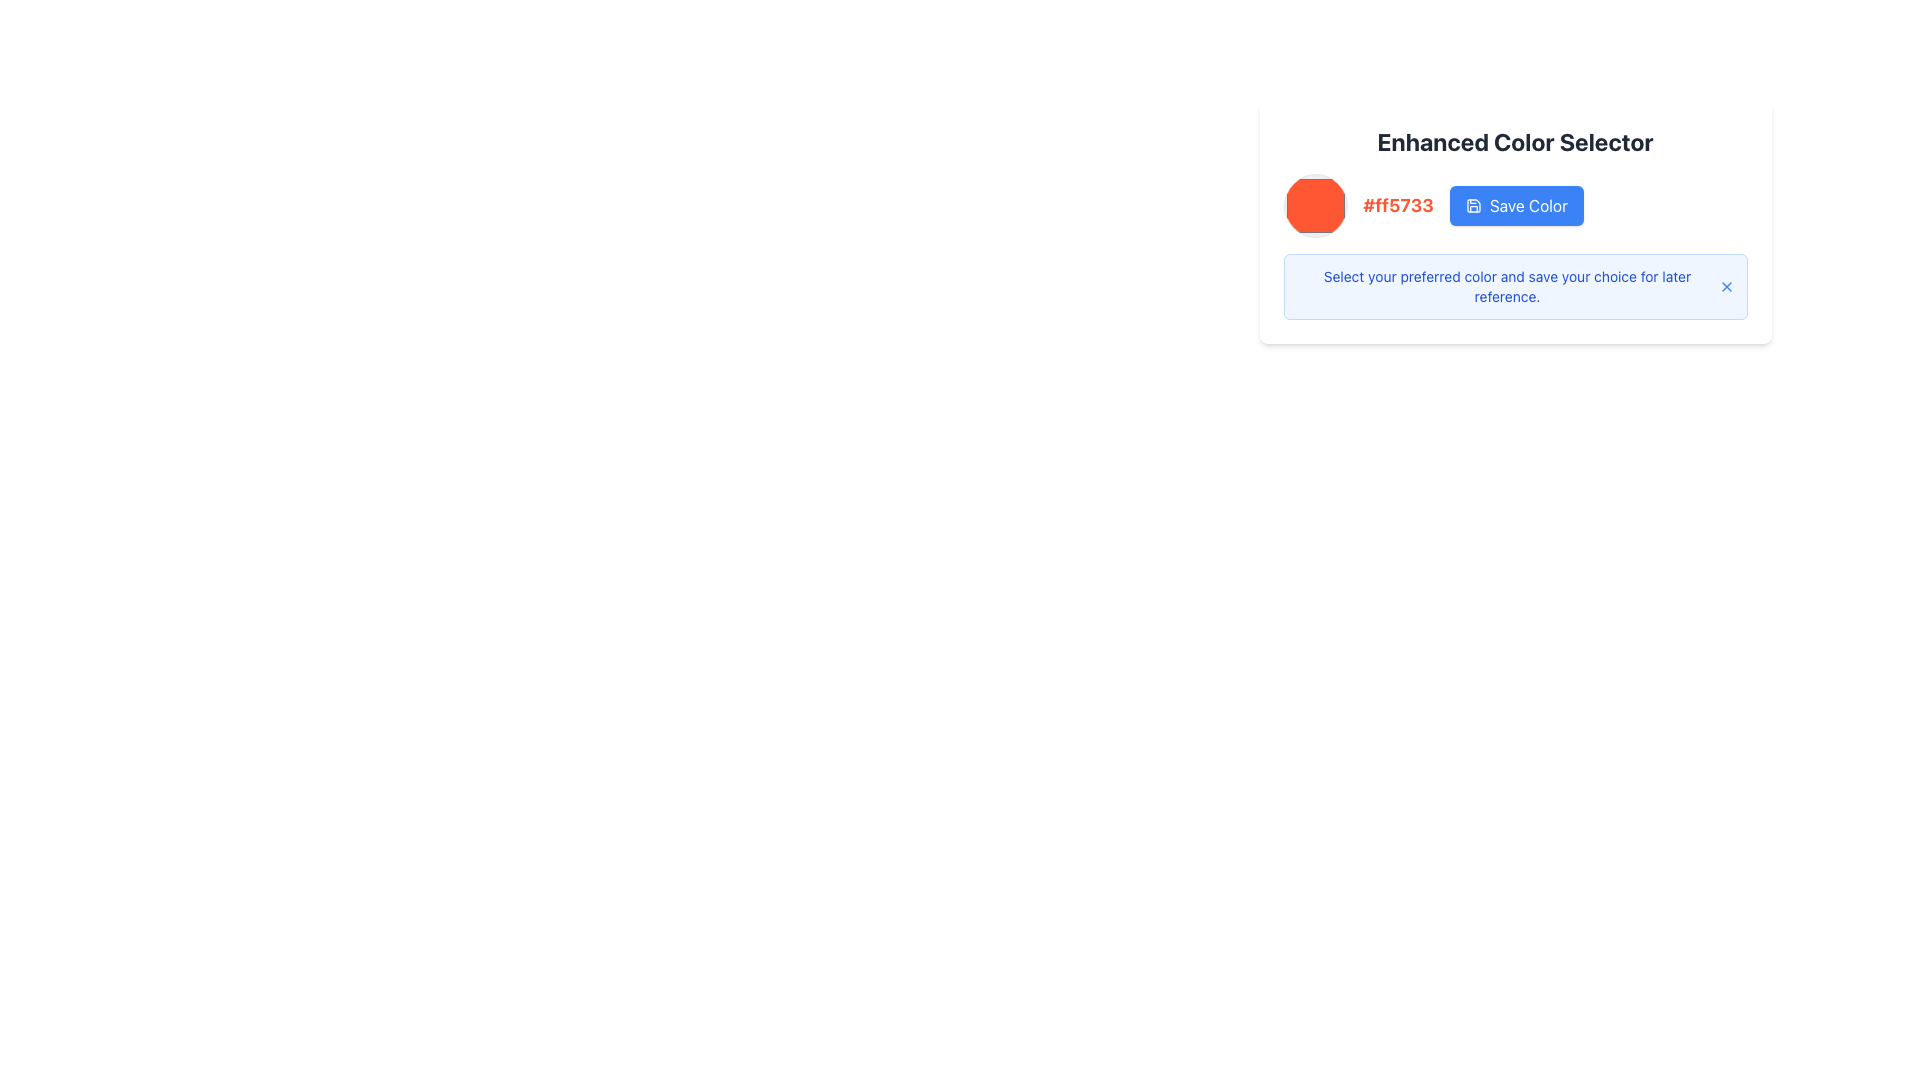 The width and height of the screenshot is (1920, 1080). Describe the element at coordinates (1397, 205) in the screenshot. I see `the Text Label that visually represents the color code '#ff5733', located below the circular color swatch and to the left of the 'Save Color' button in the 'Enhanced Color Selector' section` at that location.